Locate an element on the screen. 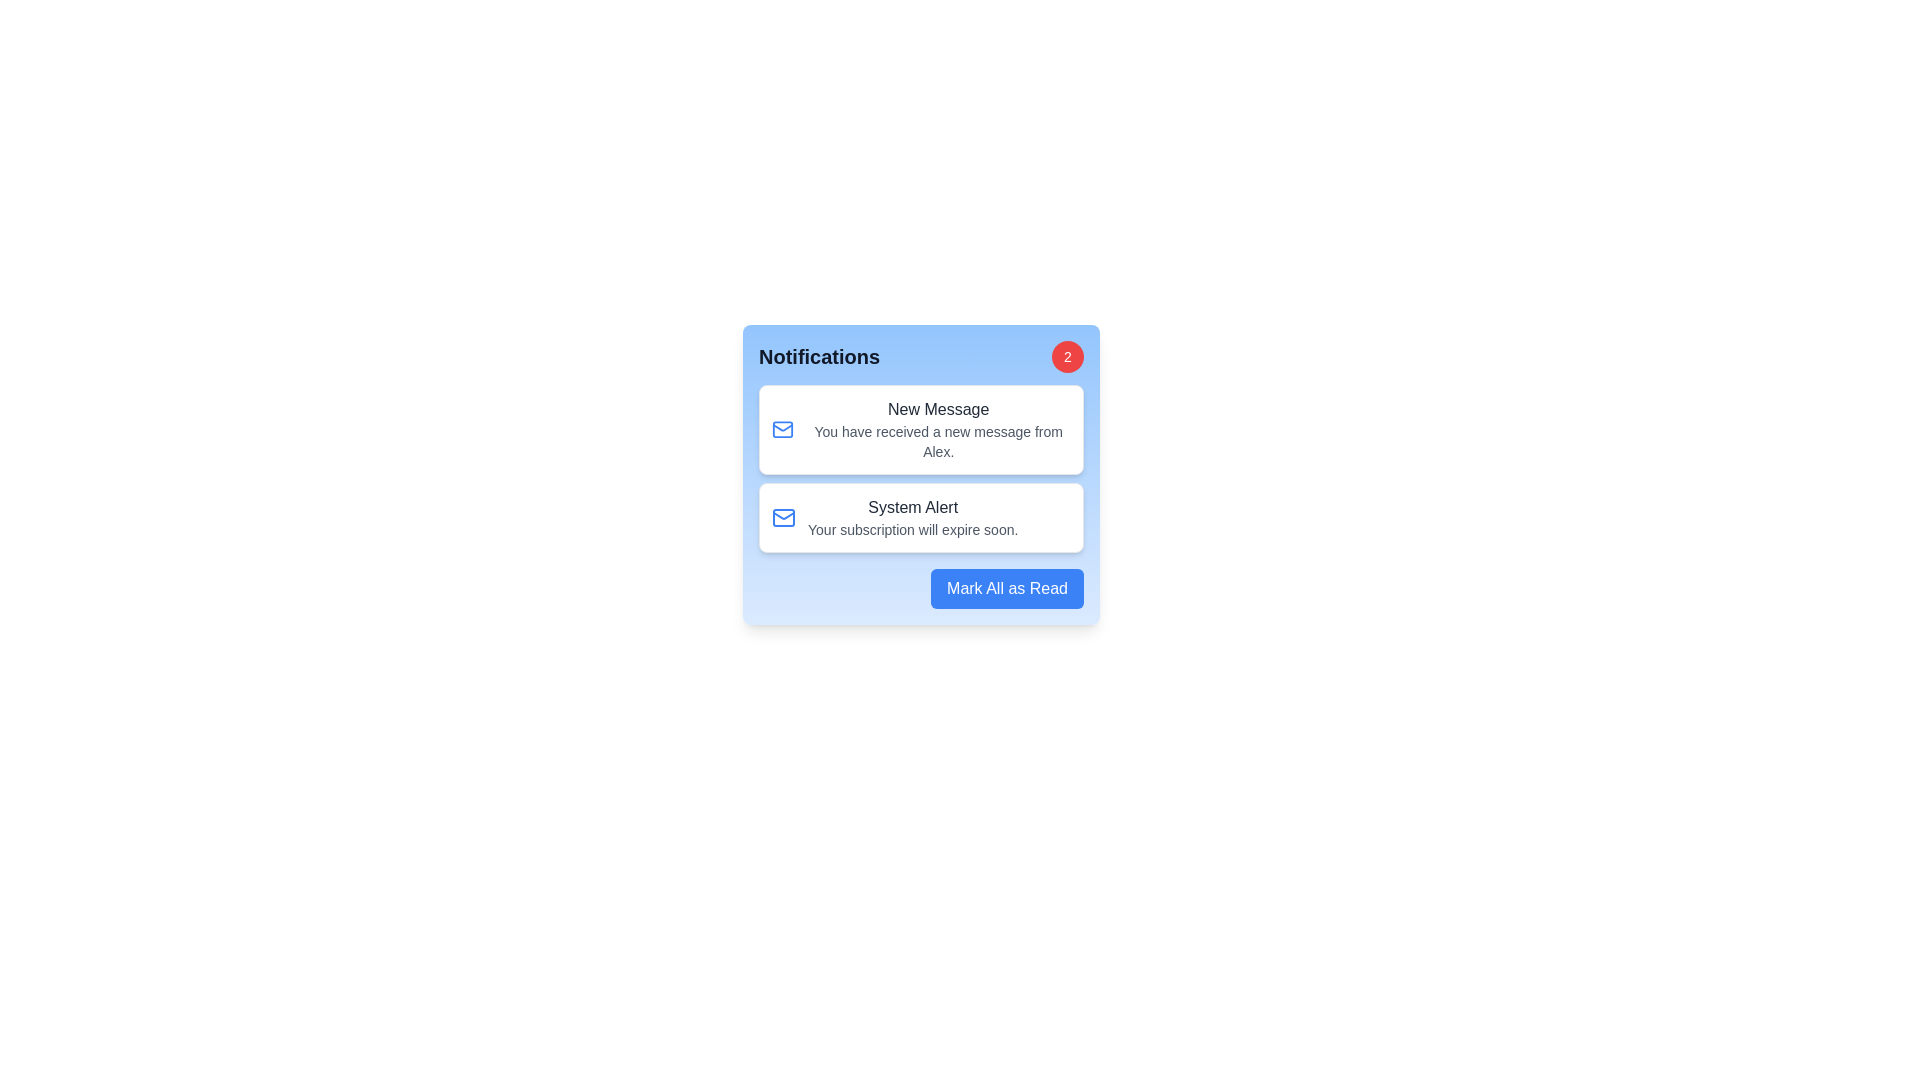 This screenshot has height=1080, width=1920. notification details from the first notification card indicating a new message from Alex, which is located in the central region of the notification area below the 'Notifications' header is located at coordinates (937, 428).